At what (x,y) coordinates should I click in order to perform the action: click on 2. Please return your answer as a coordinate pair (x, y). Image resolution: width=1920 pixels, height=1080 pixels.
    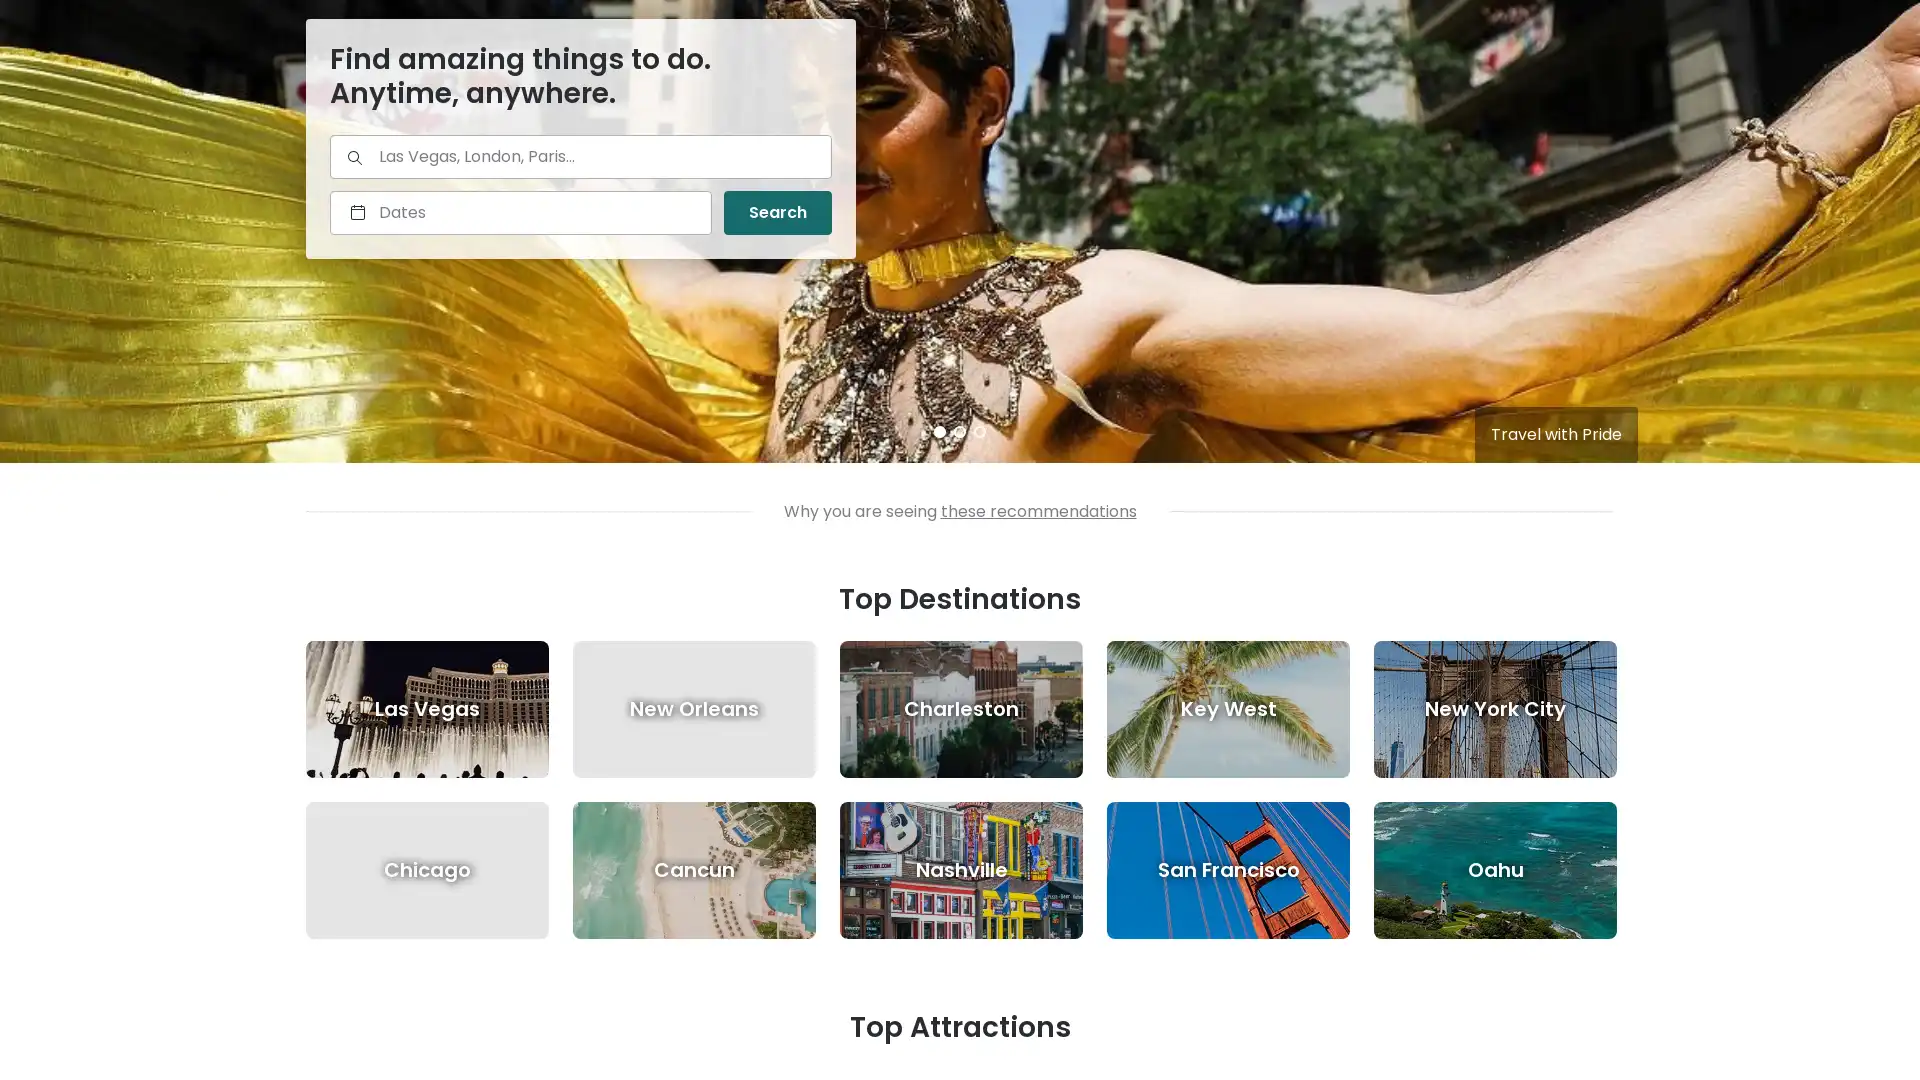
    Looking at the image, I should click on (960, 431).